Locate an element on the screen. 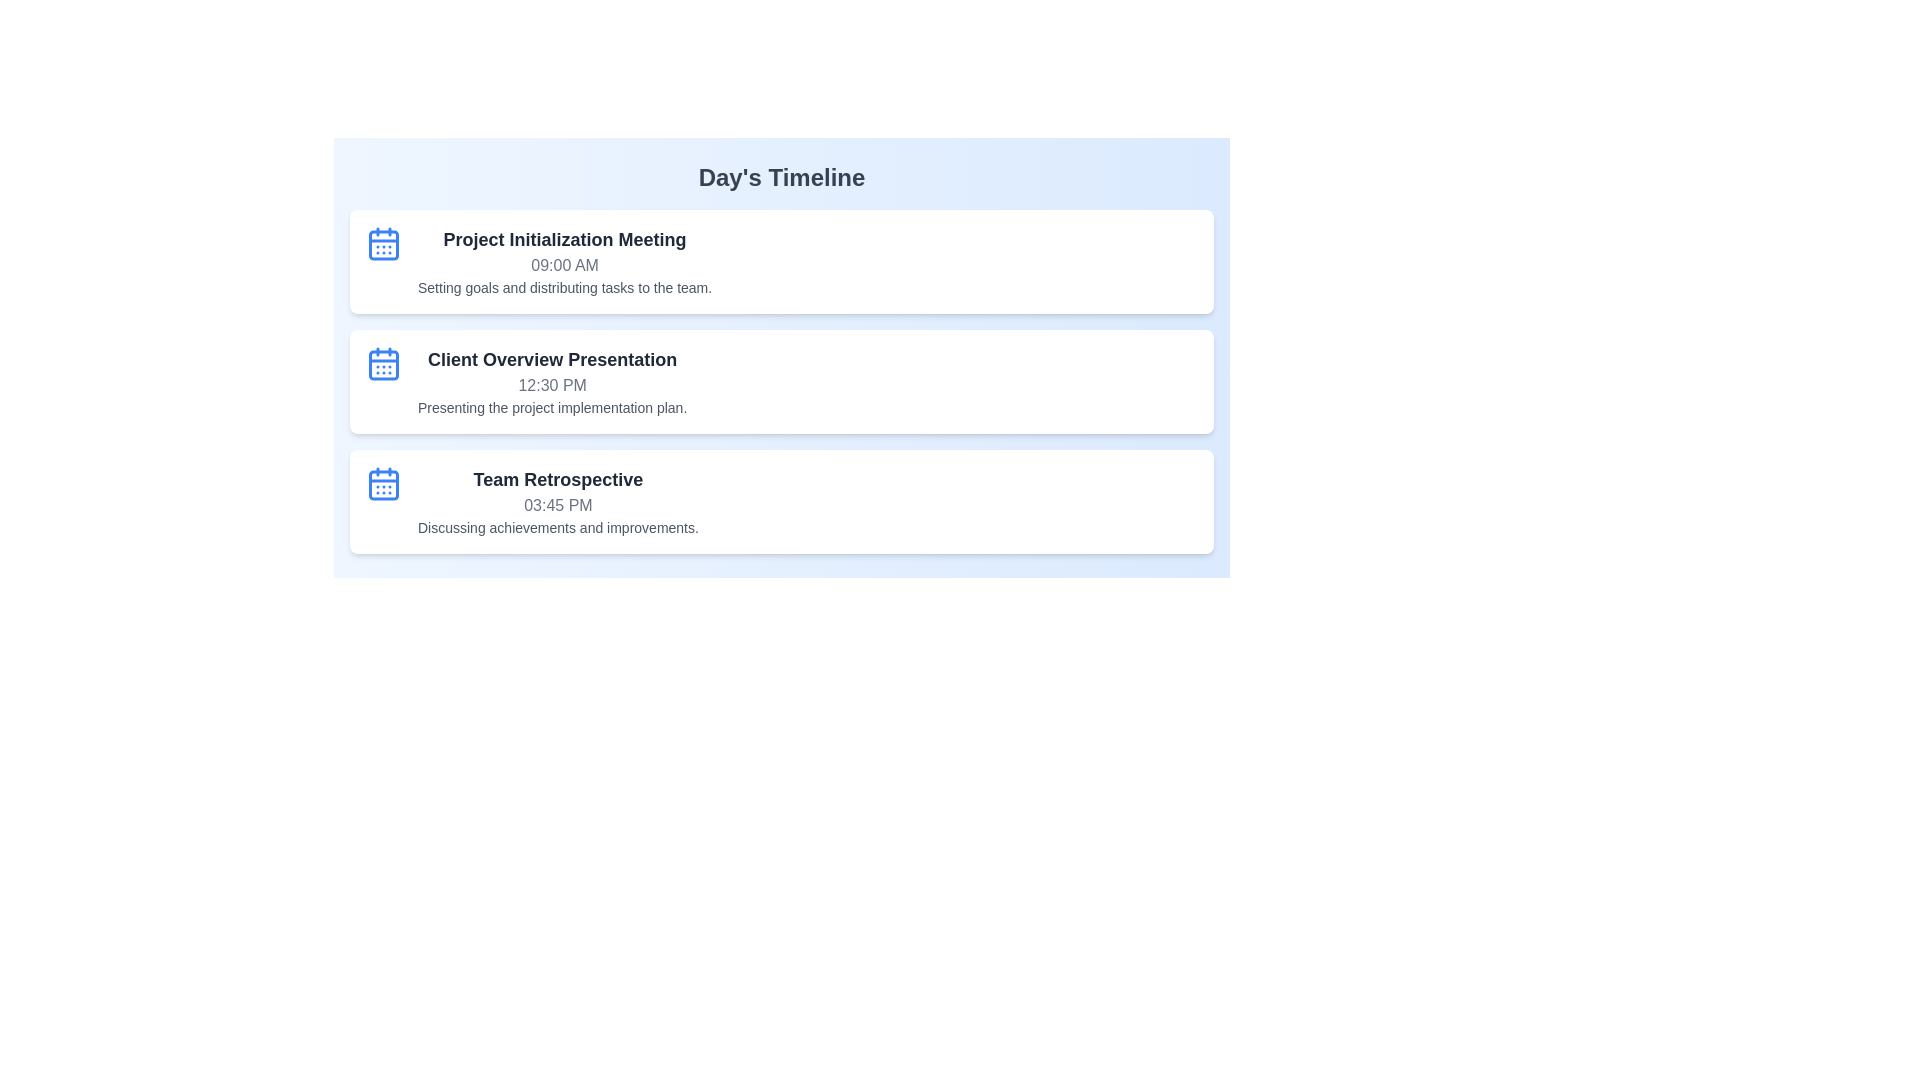  displayed information about the event titled 'Client Overview Presentation' located in the second box under 'Day's Timeline' is located at coordinates (552, 381).